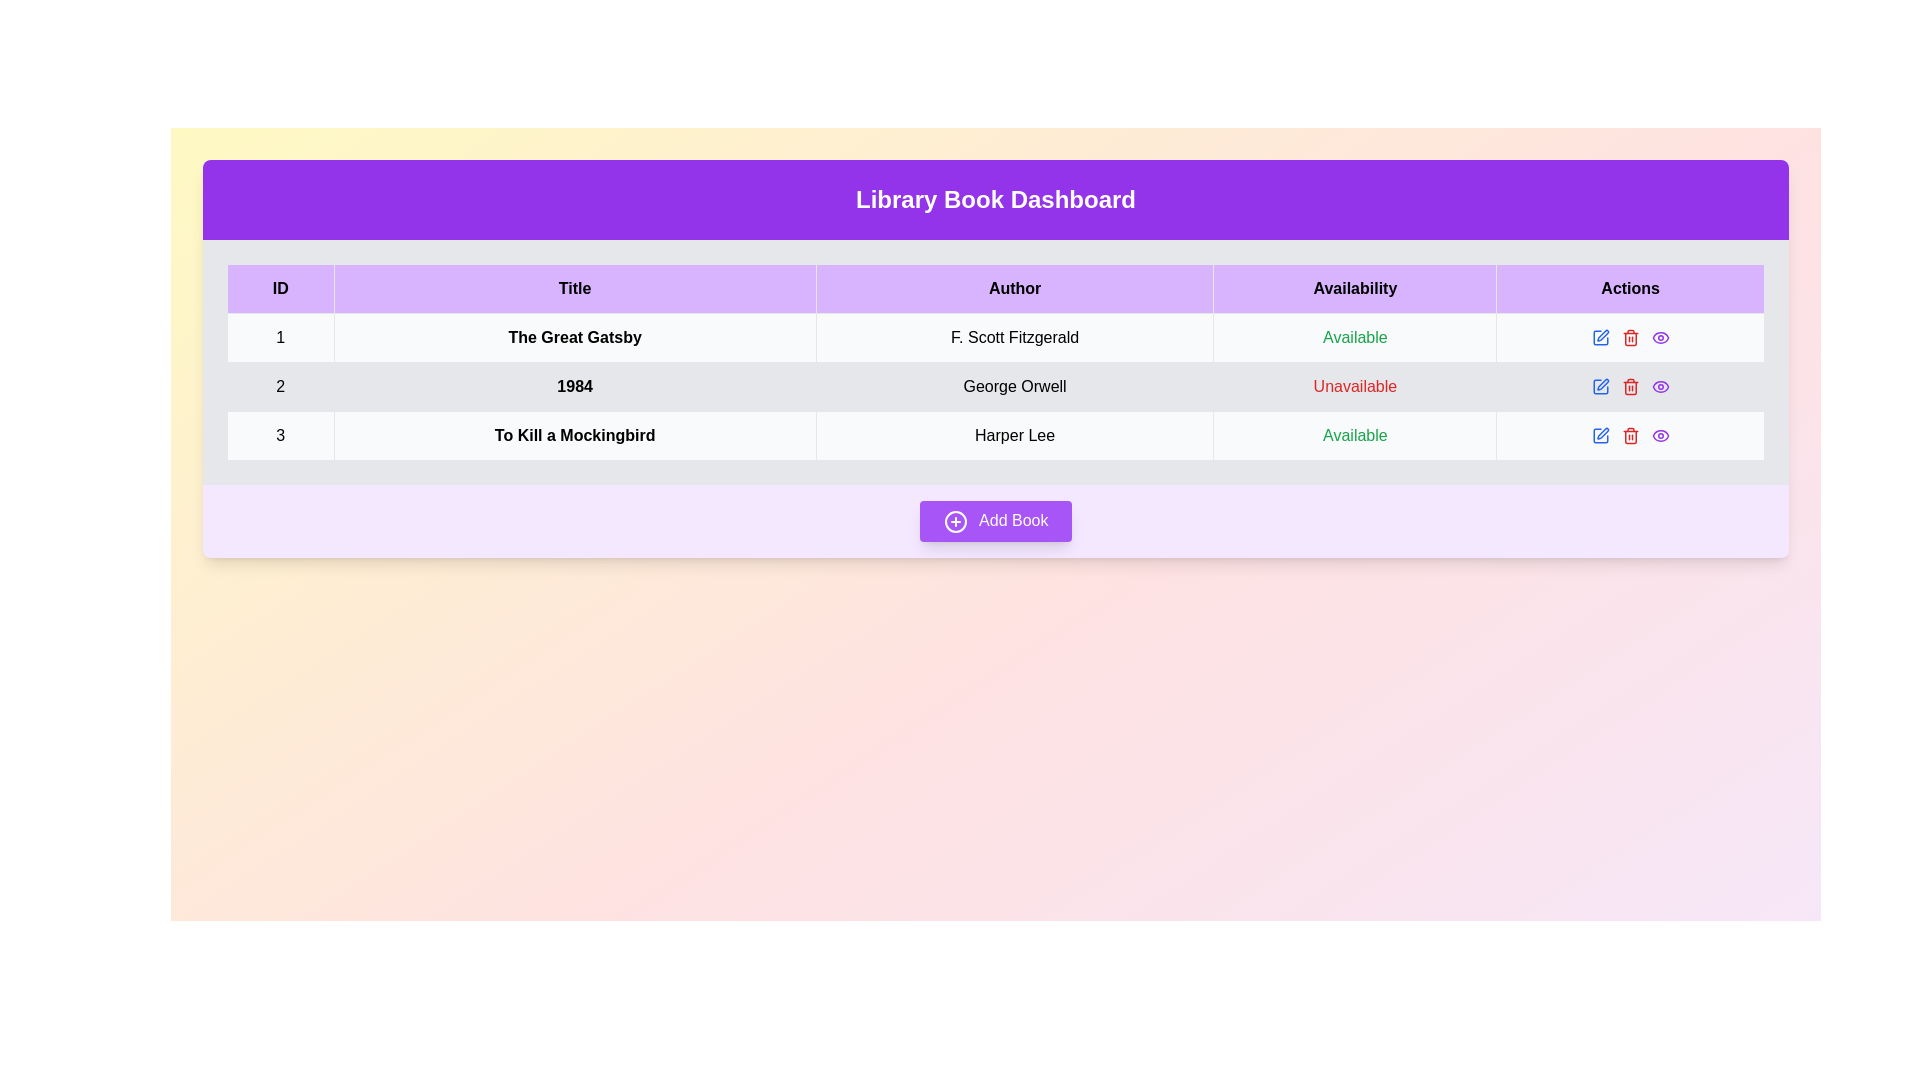  Describe the element at coordinates (1630, 434) in the screenshot. I see `the edit icon within the interactive icons group in the 'Actions' column of the third row for the book 'To Kill a Mockingbird' to modify the entry` at that location.